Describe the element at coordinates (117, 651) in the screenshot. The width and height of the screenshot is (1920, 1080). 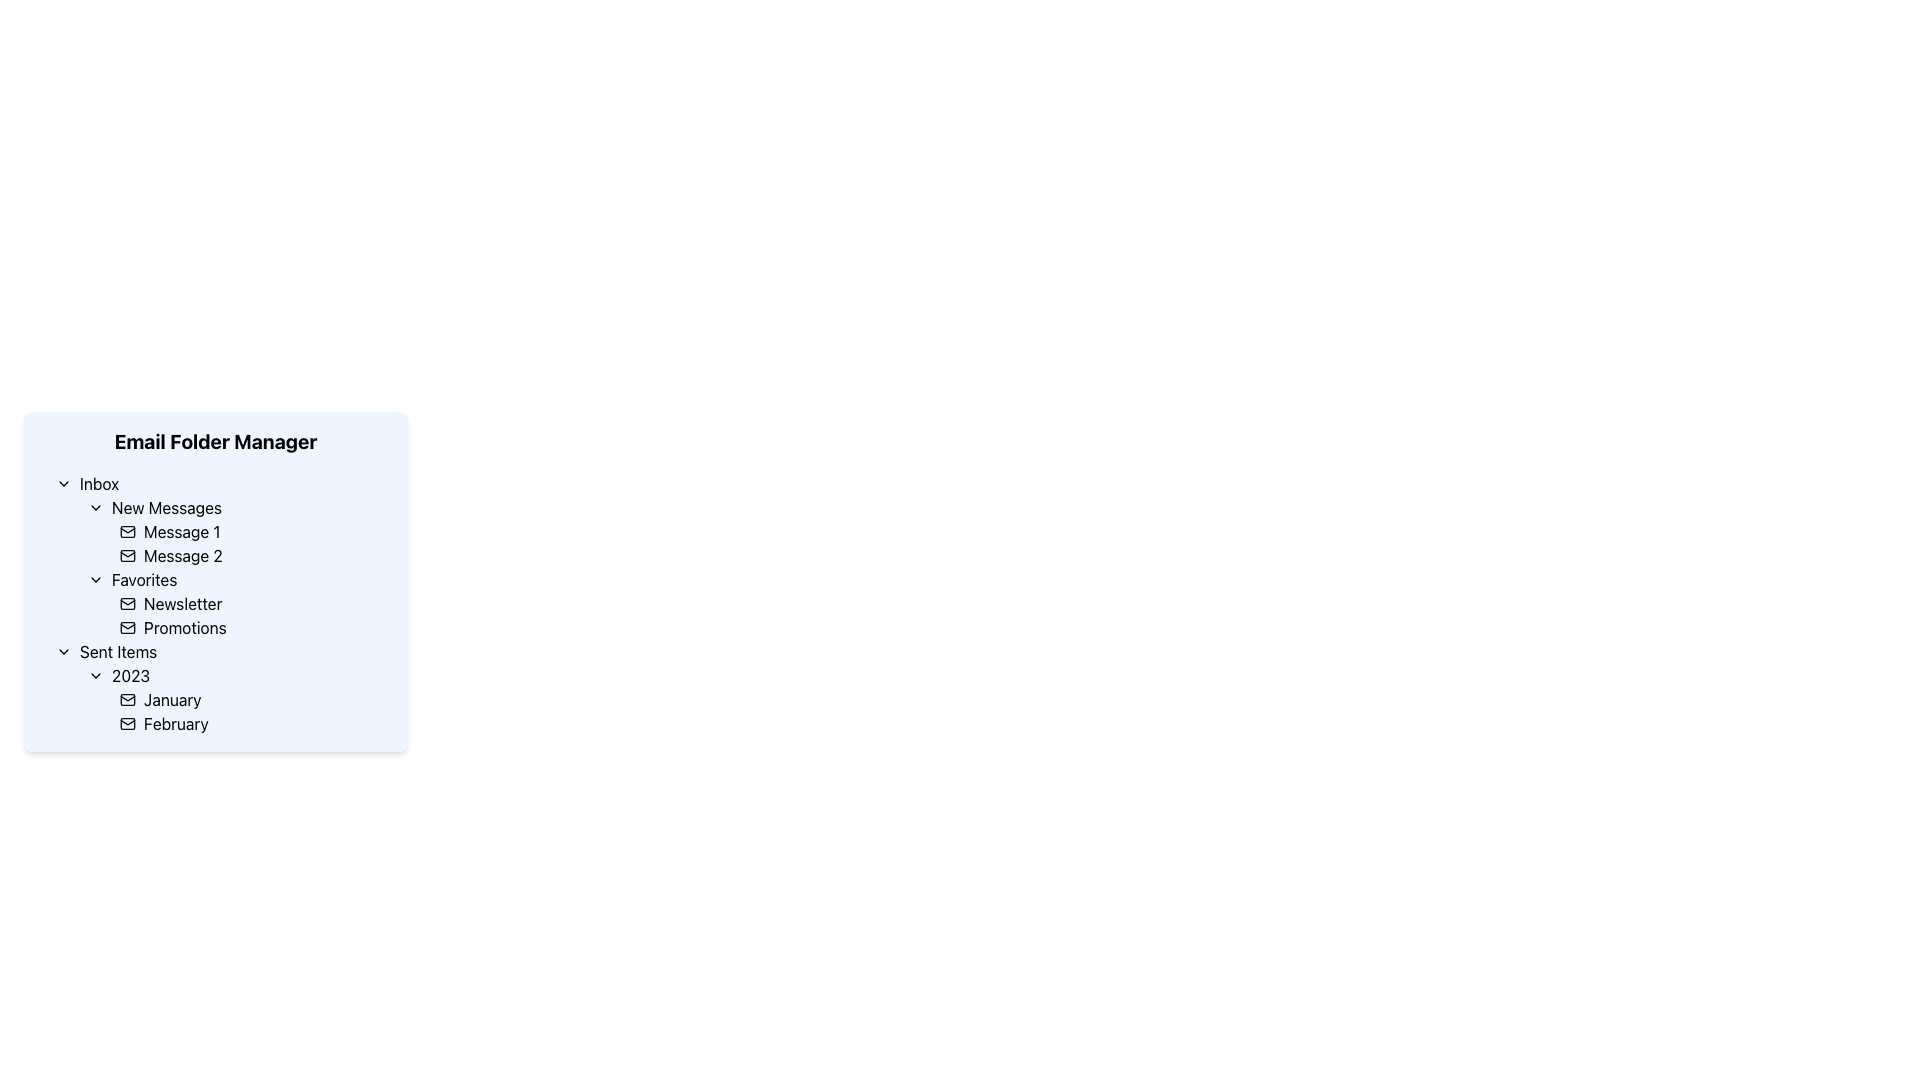
I see `the 'Sent Items' text label located under the 'Email Folder Manager' section in the left panel` at that location.